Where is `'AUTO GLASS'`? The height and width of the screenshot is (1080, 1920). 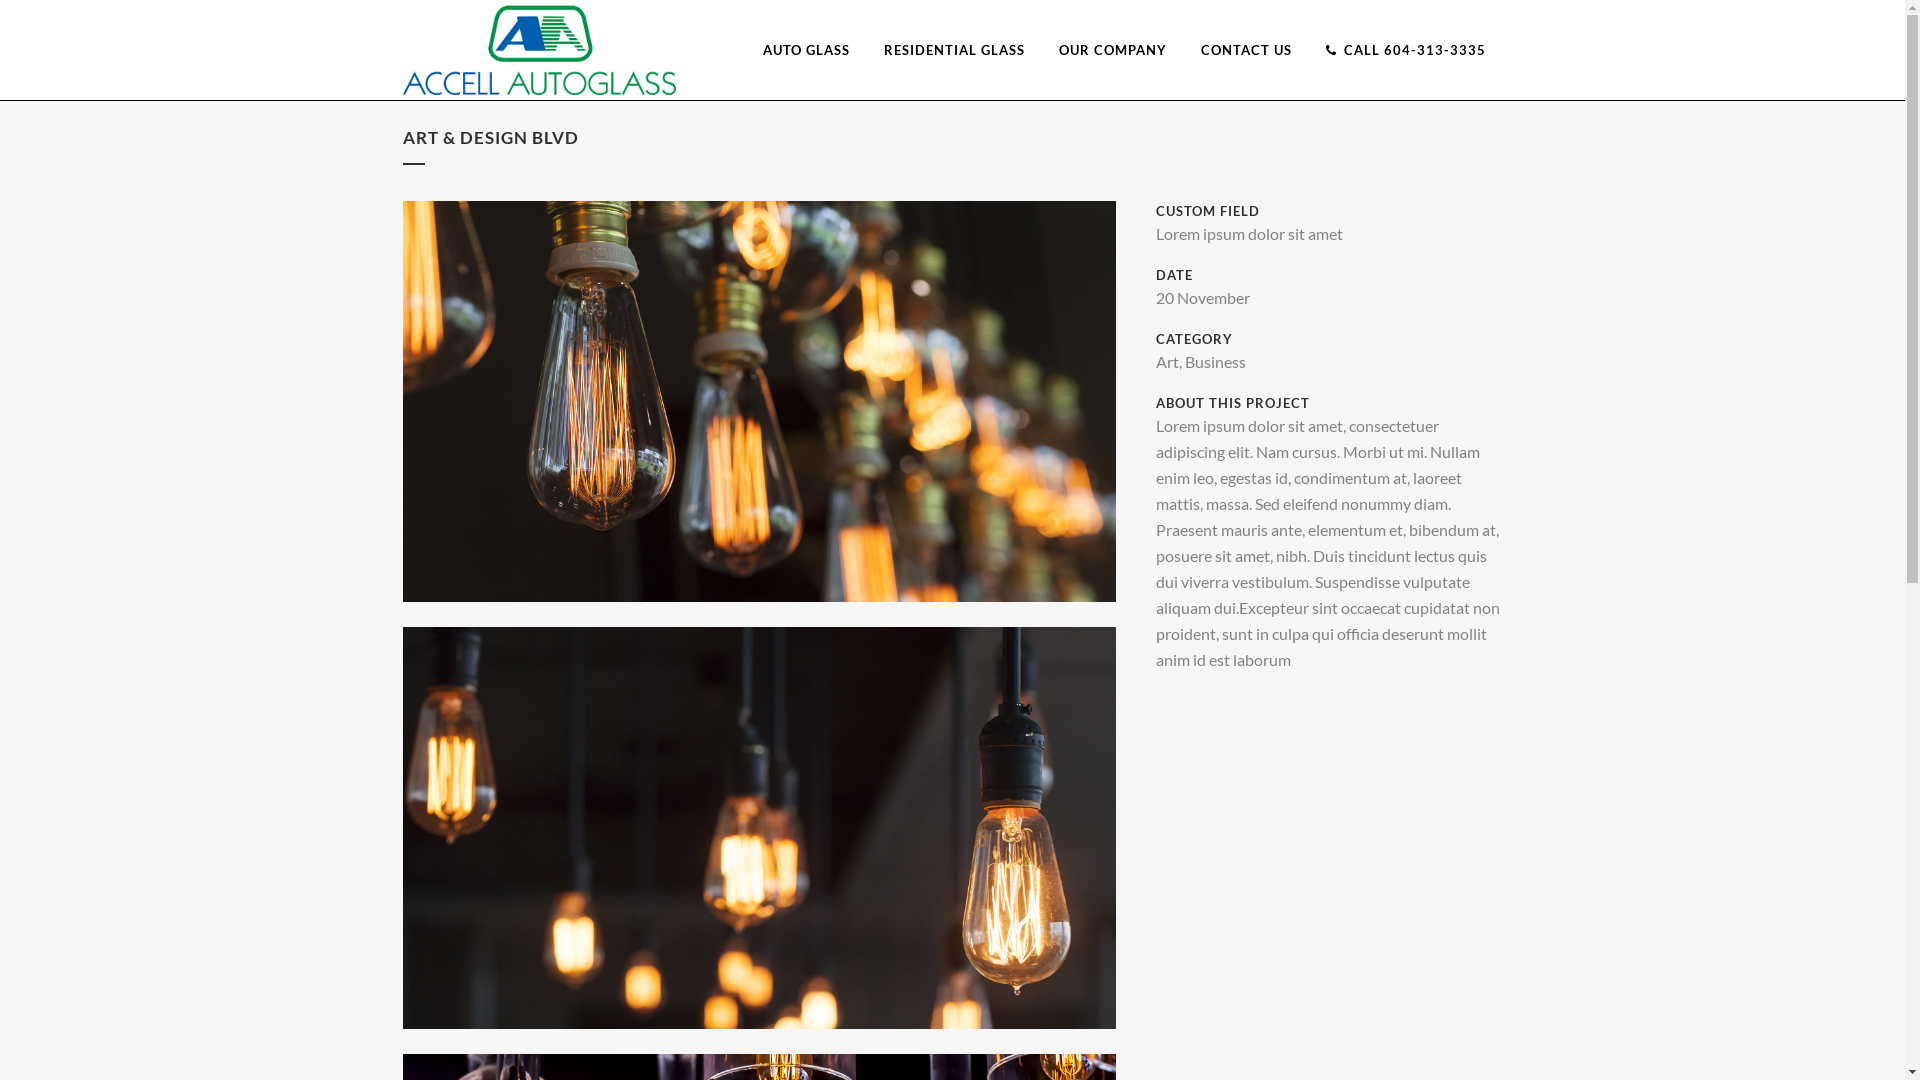
'AUTO GLASS' is located at coordinates (806, 49).